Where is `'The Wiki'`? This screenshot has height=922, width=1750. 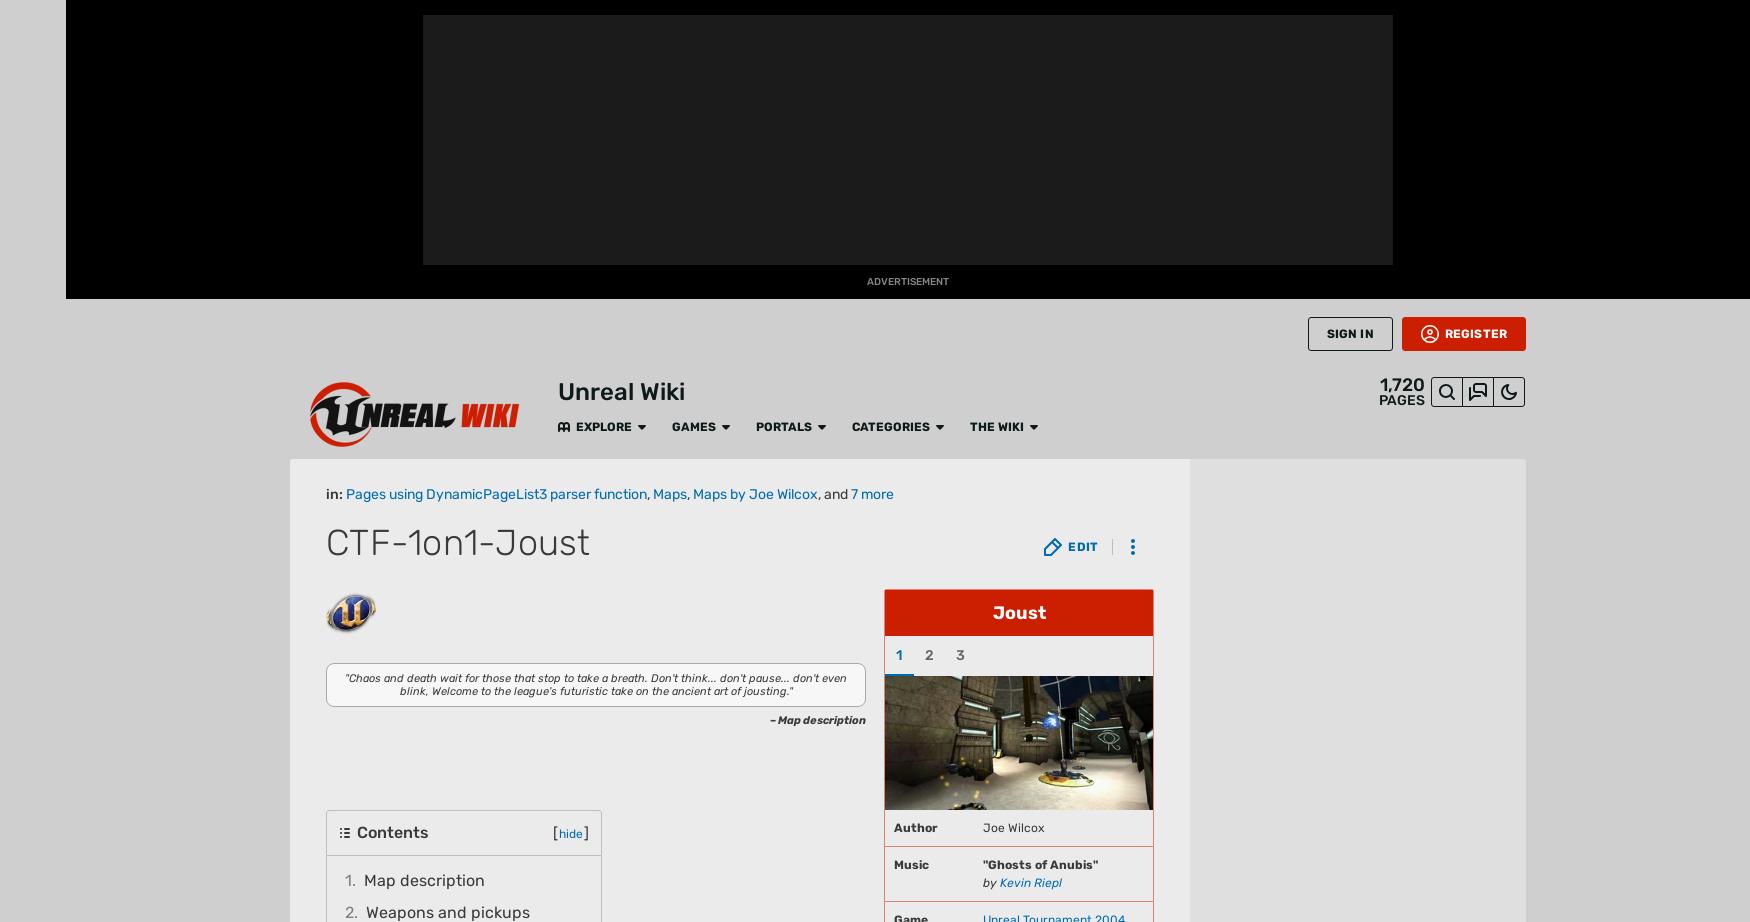 'The Wiki' is located at coordinates (627, 22).